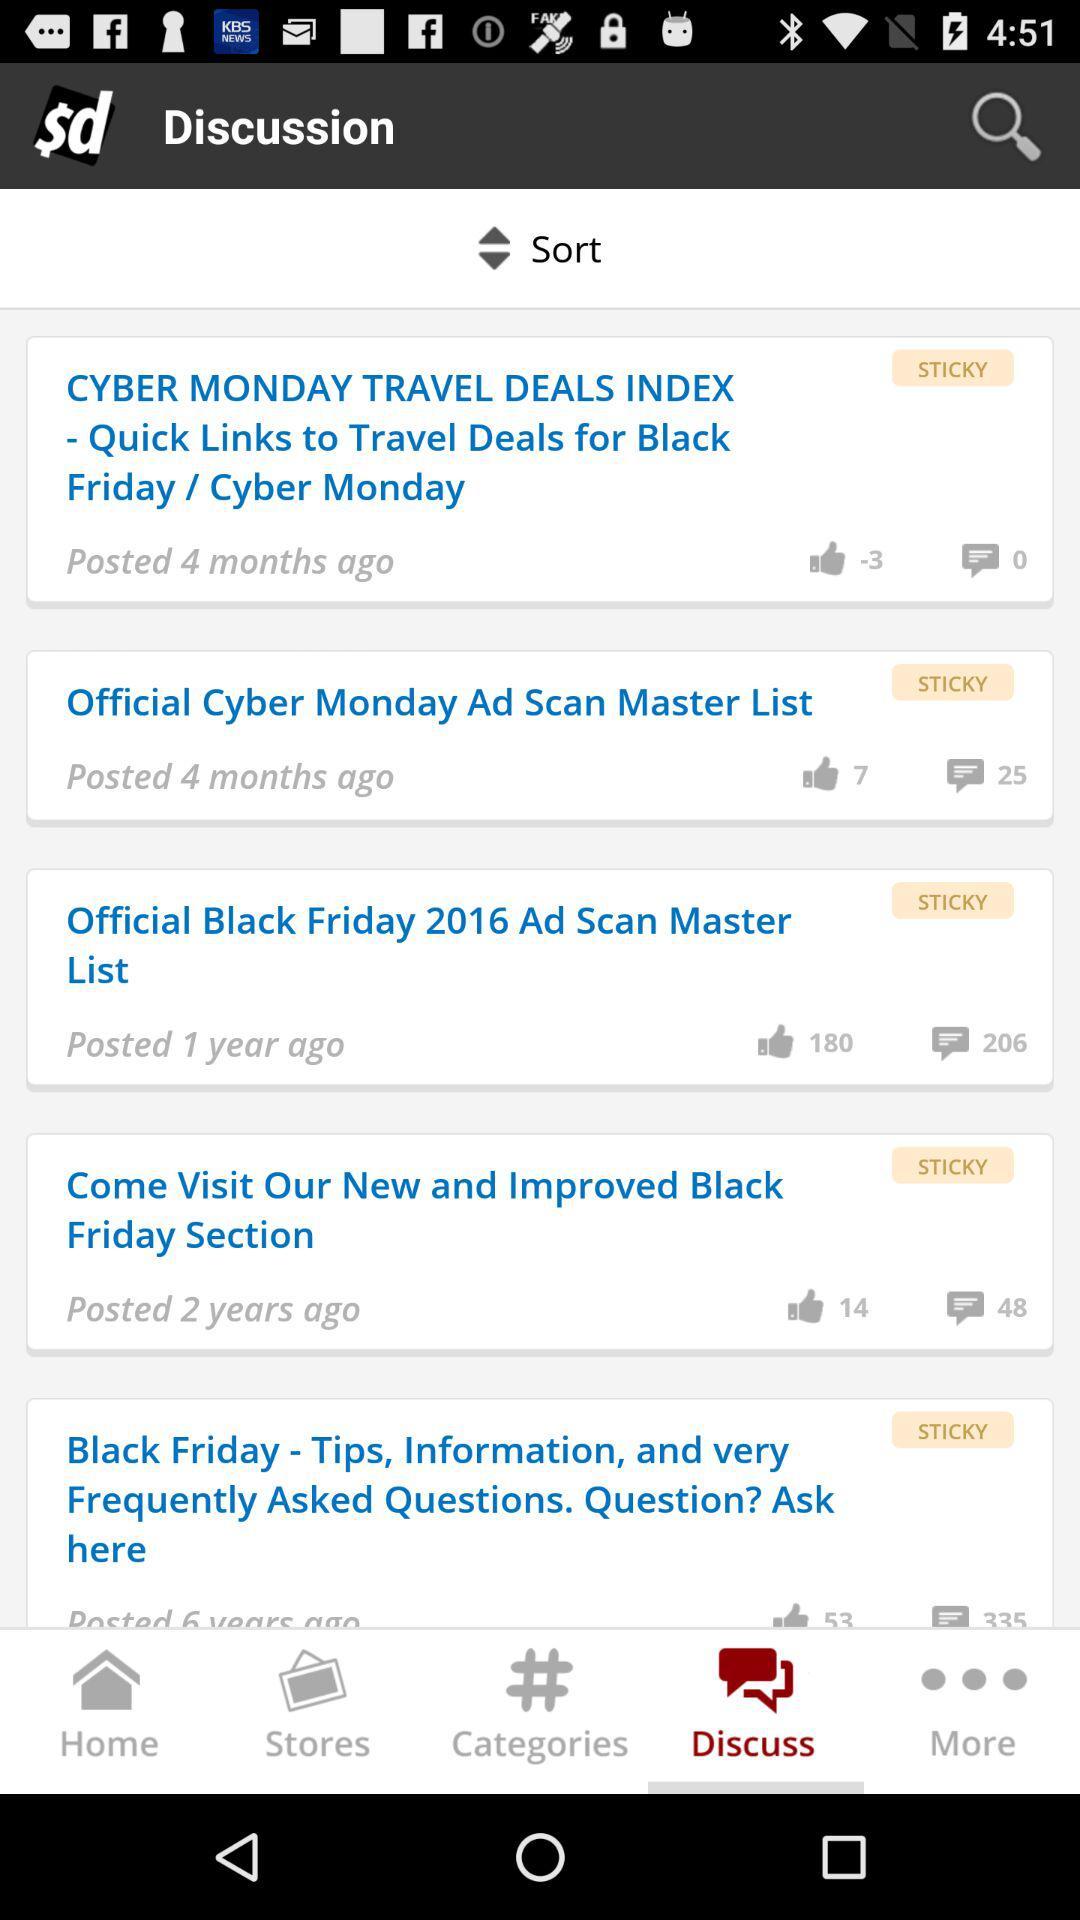 This screenshot has height=1920, width=1080. What do you see at coordinates (108, 1836) in the screenshot?
I see `the home icon` at bounding box center [108, 1836].